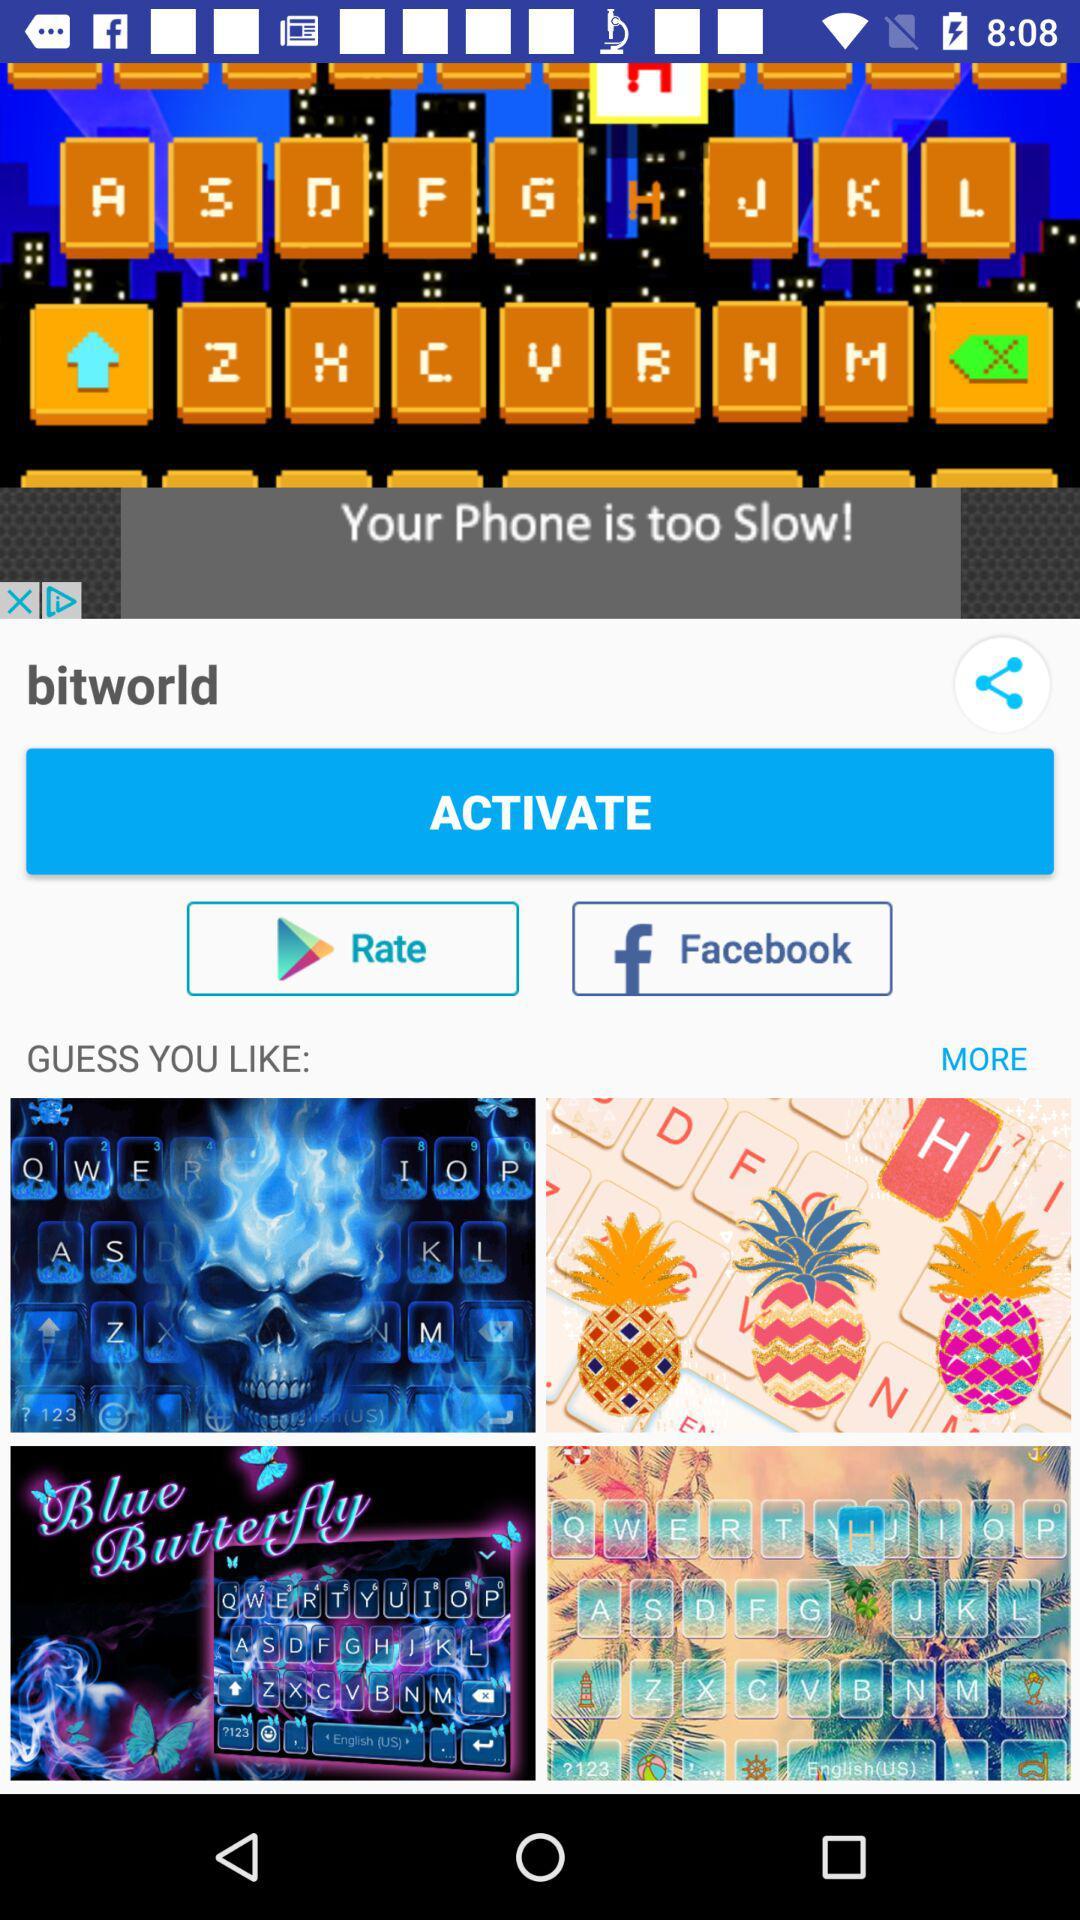 The width and height of the screenshot is (1080, 1920). Describe the element at coordinates (732, 947) in the screenshot. I see `the icon below activate icon` at that location.